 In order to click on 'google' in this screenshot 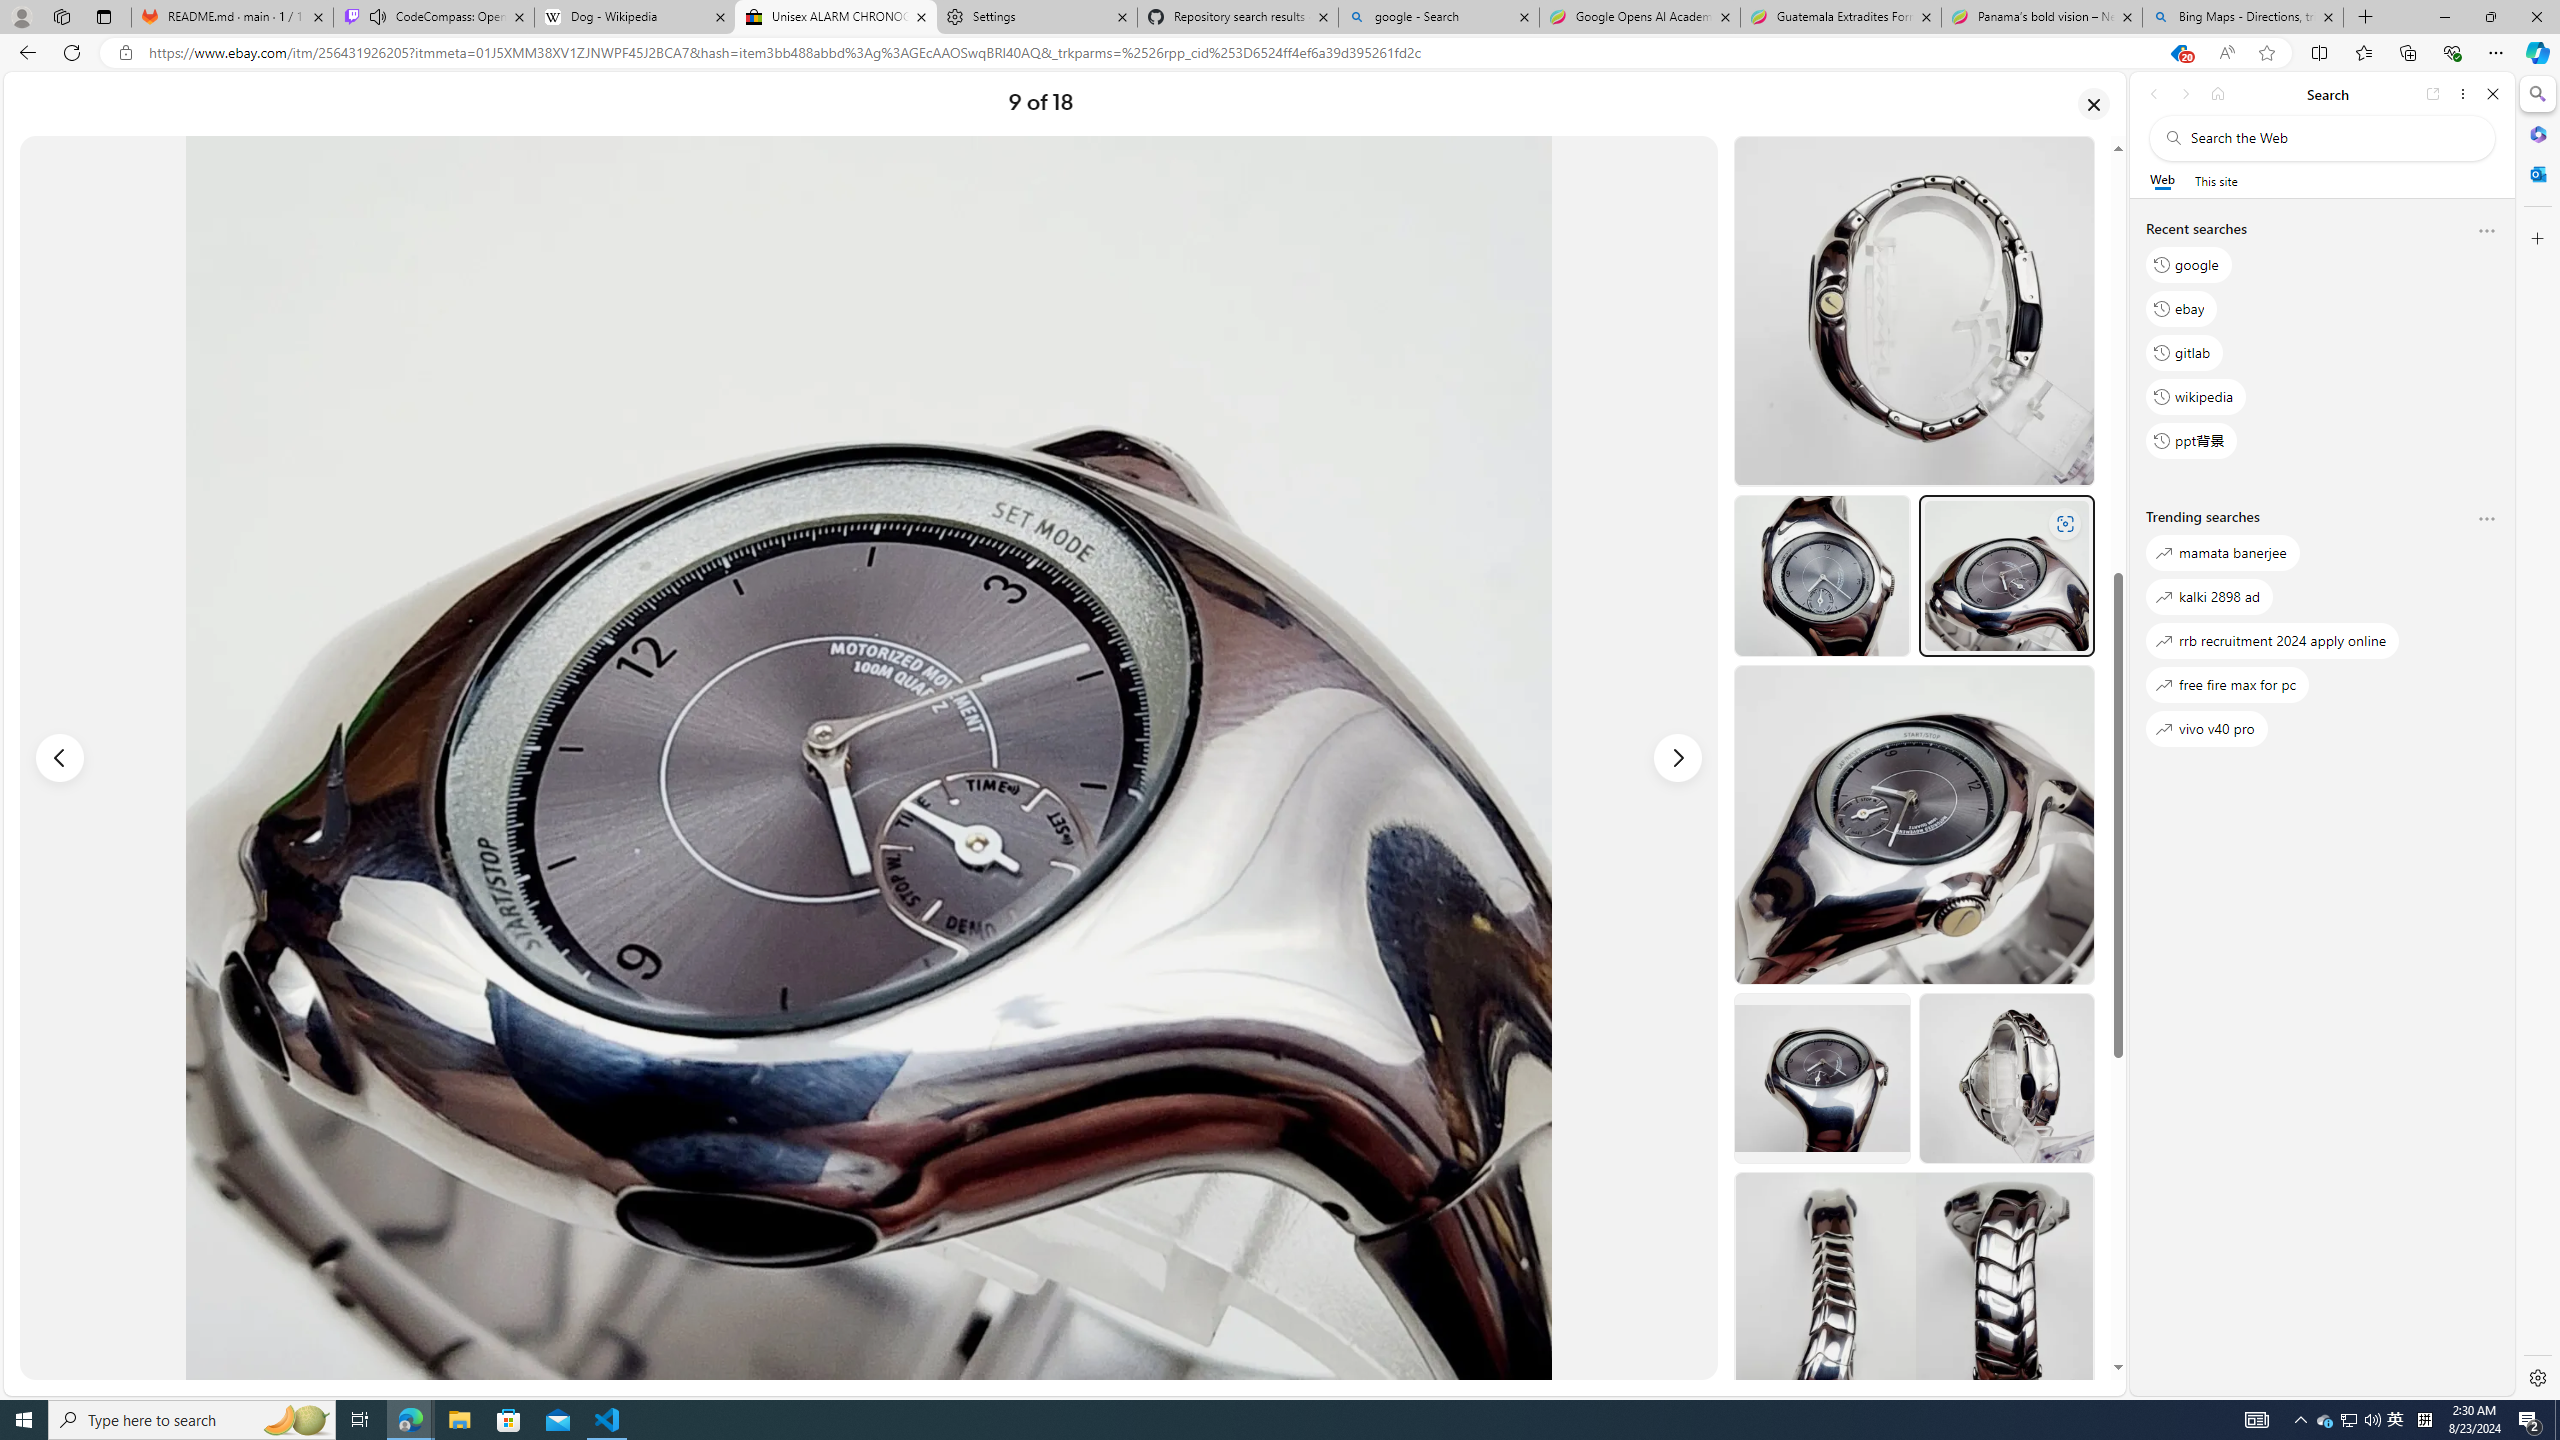, I will do `click(2188, 264)`.